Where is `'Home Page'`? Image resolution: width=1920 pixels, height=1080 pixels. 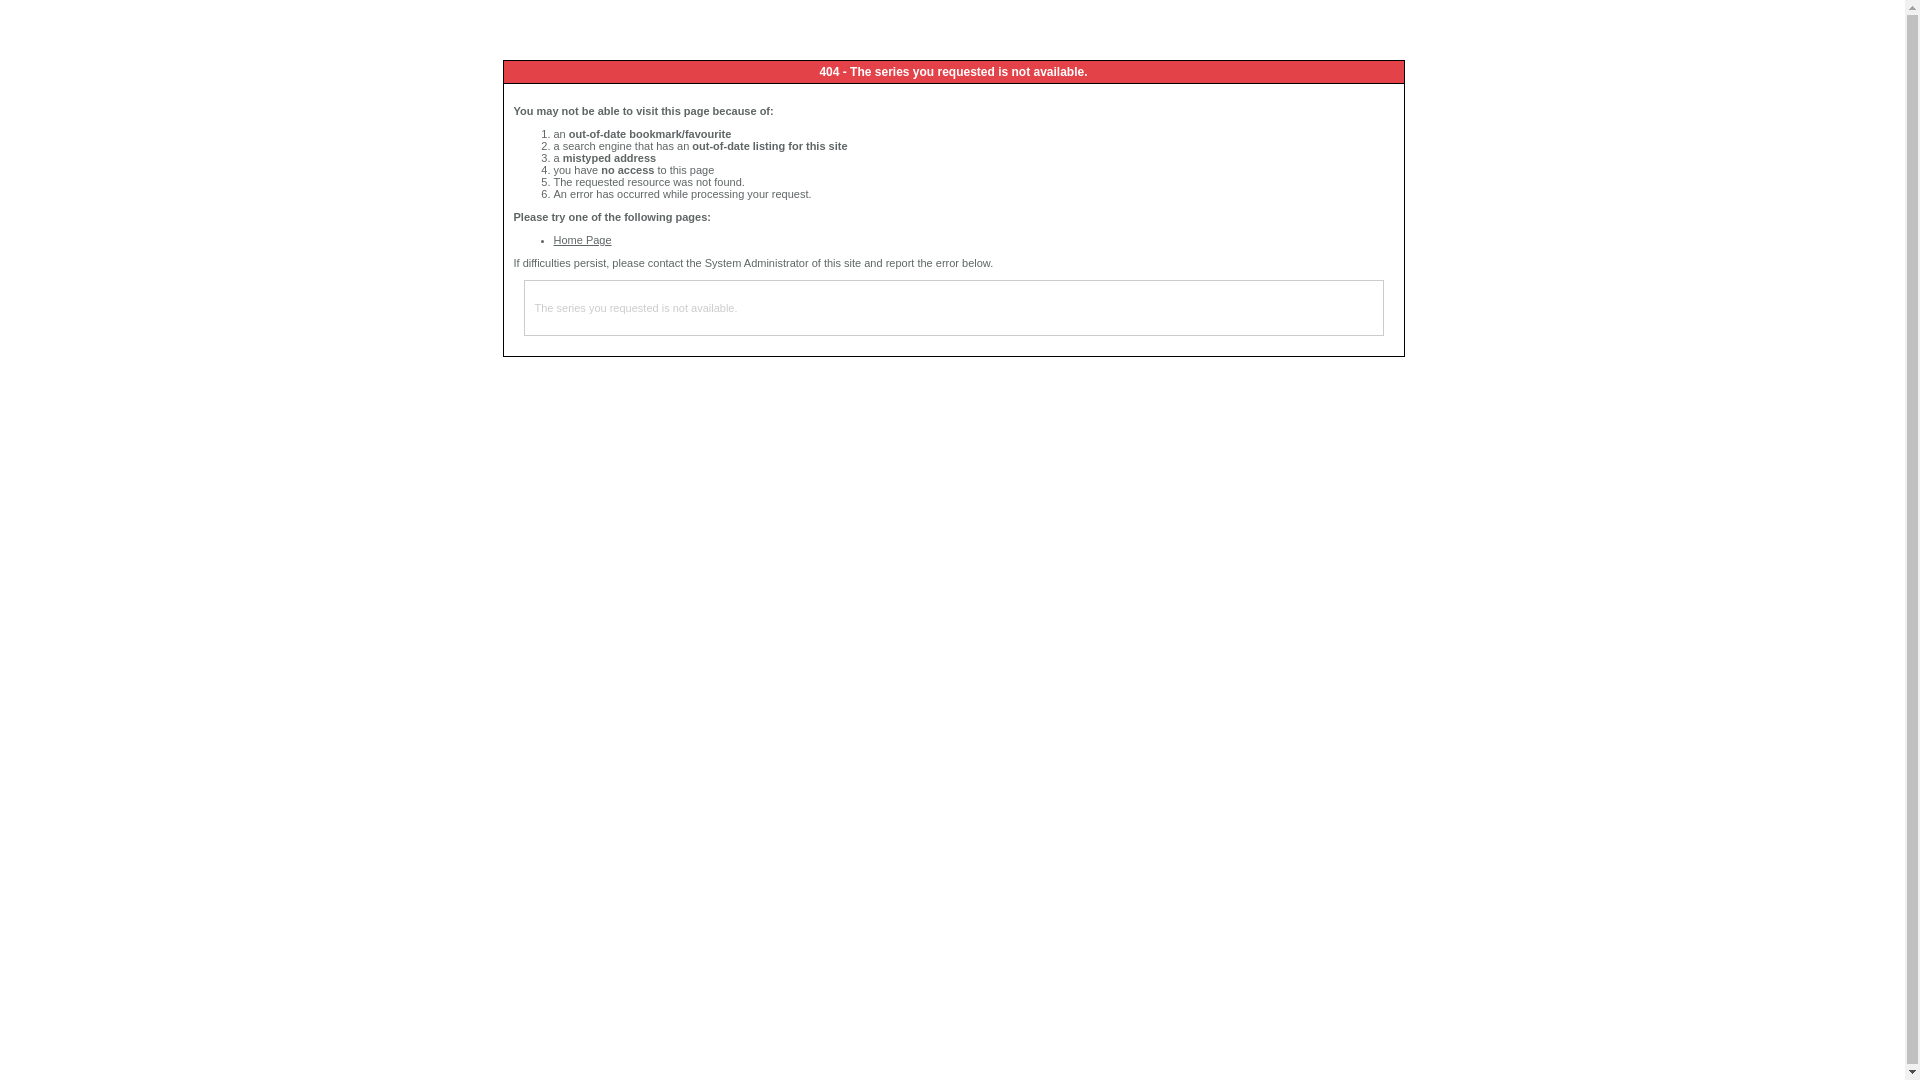
'Home Page' is located at coordinates (581, 238).